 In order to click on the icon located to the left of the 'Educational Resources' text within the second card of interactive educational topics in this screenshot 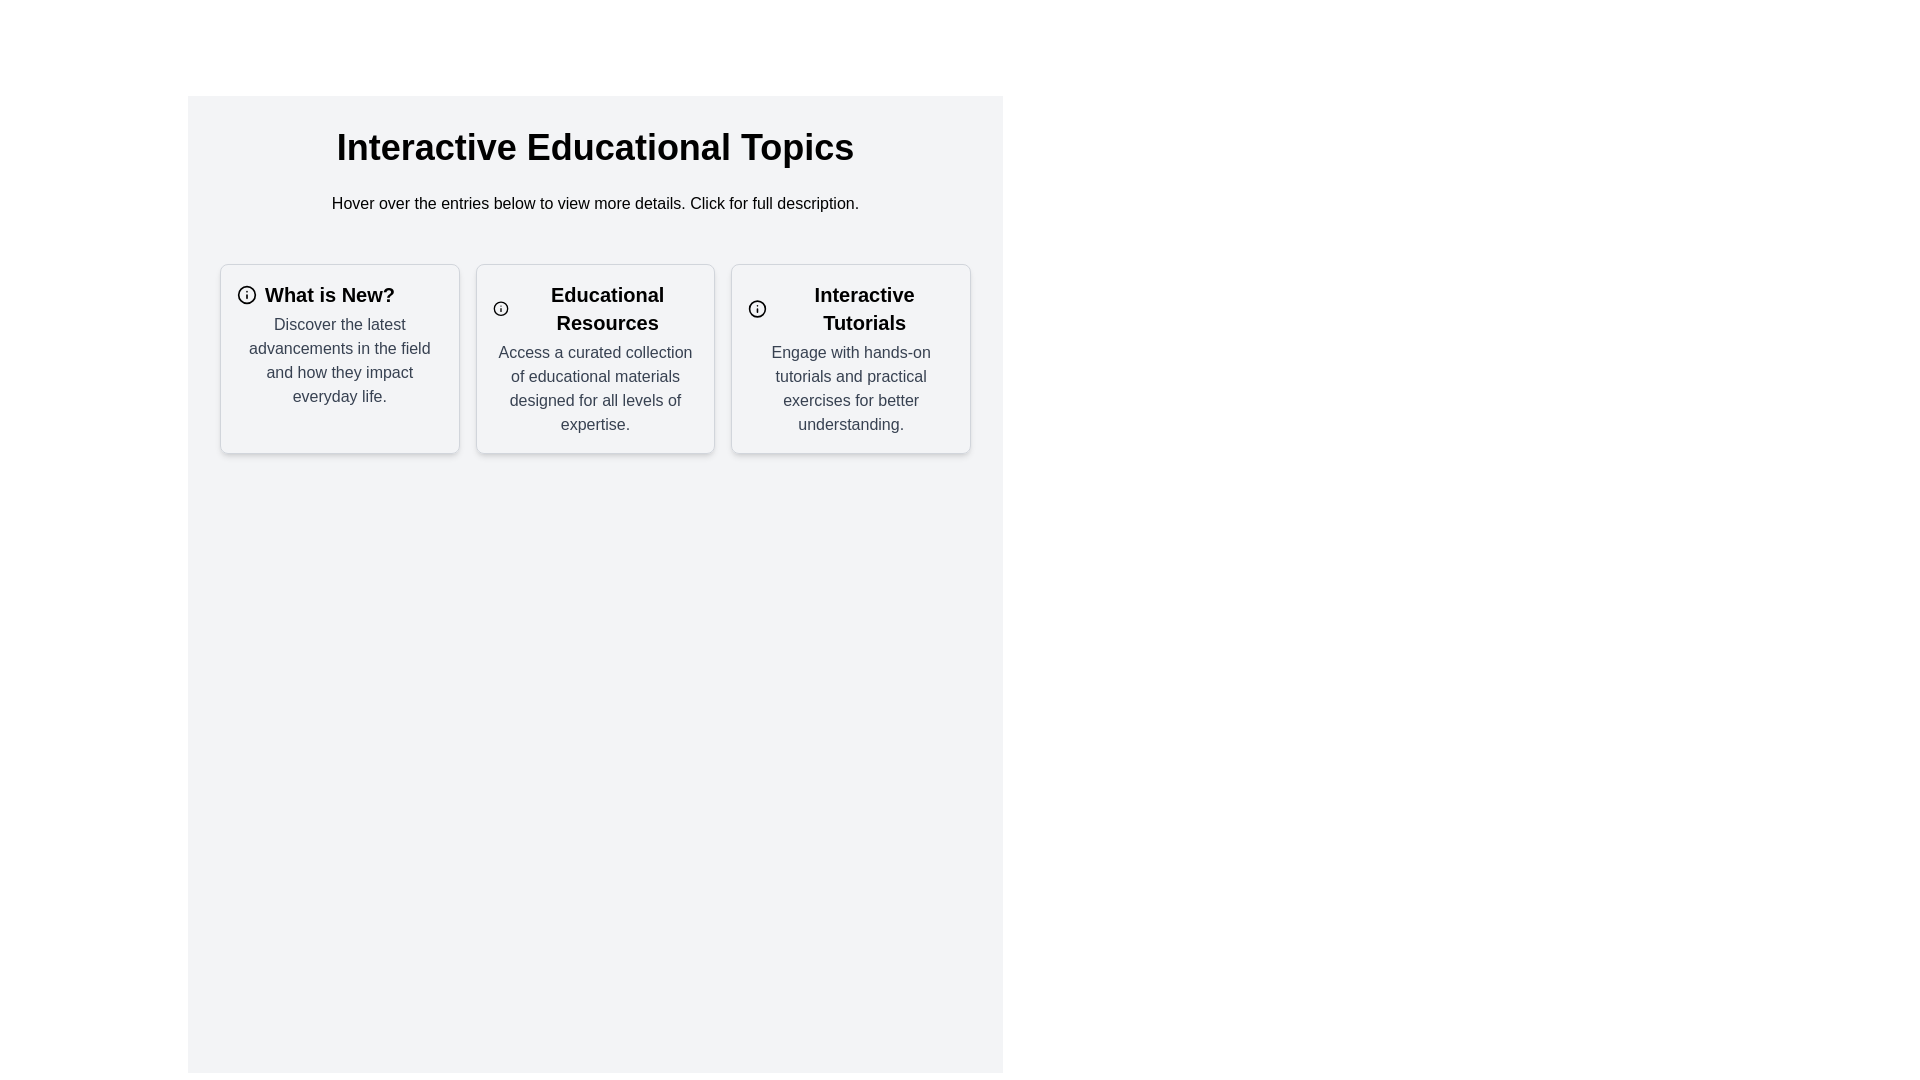, I will do `click(500, 308)`.